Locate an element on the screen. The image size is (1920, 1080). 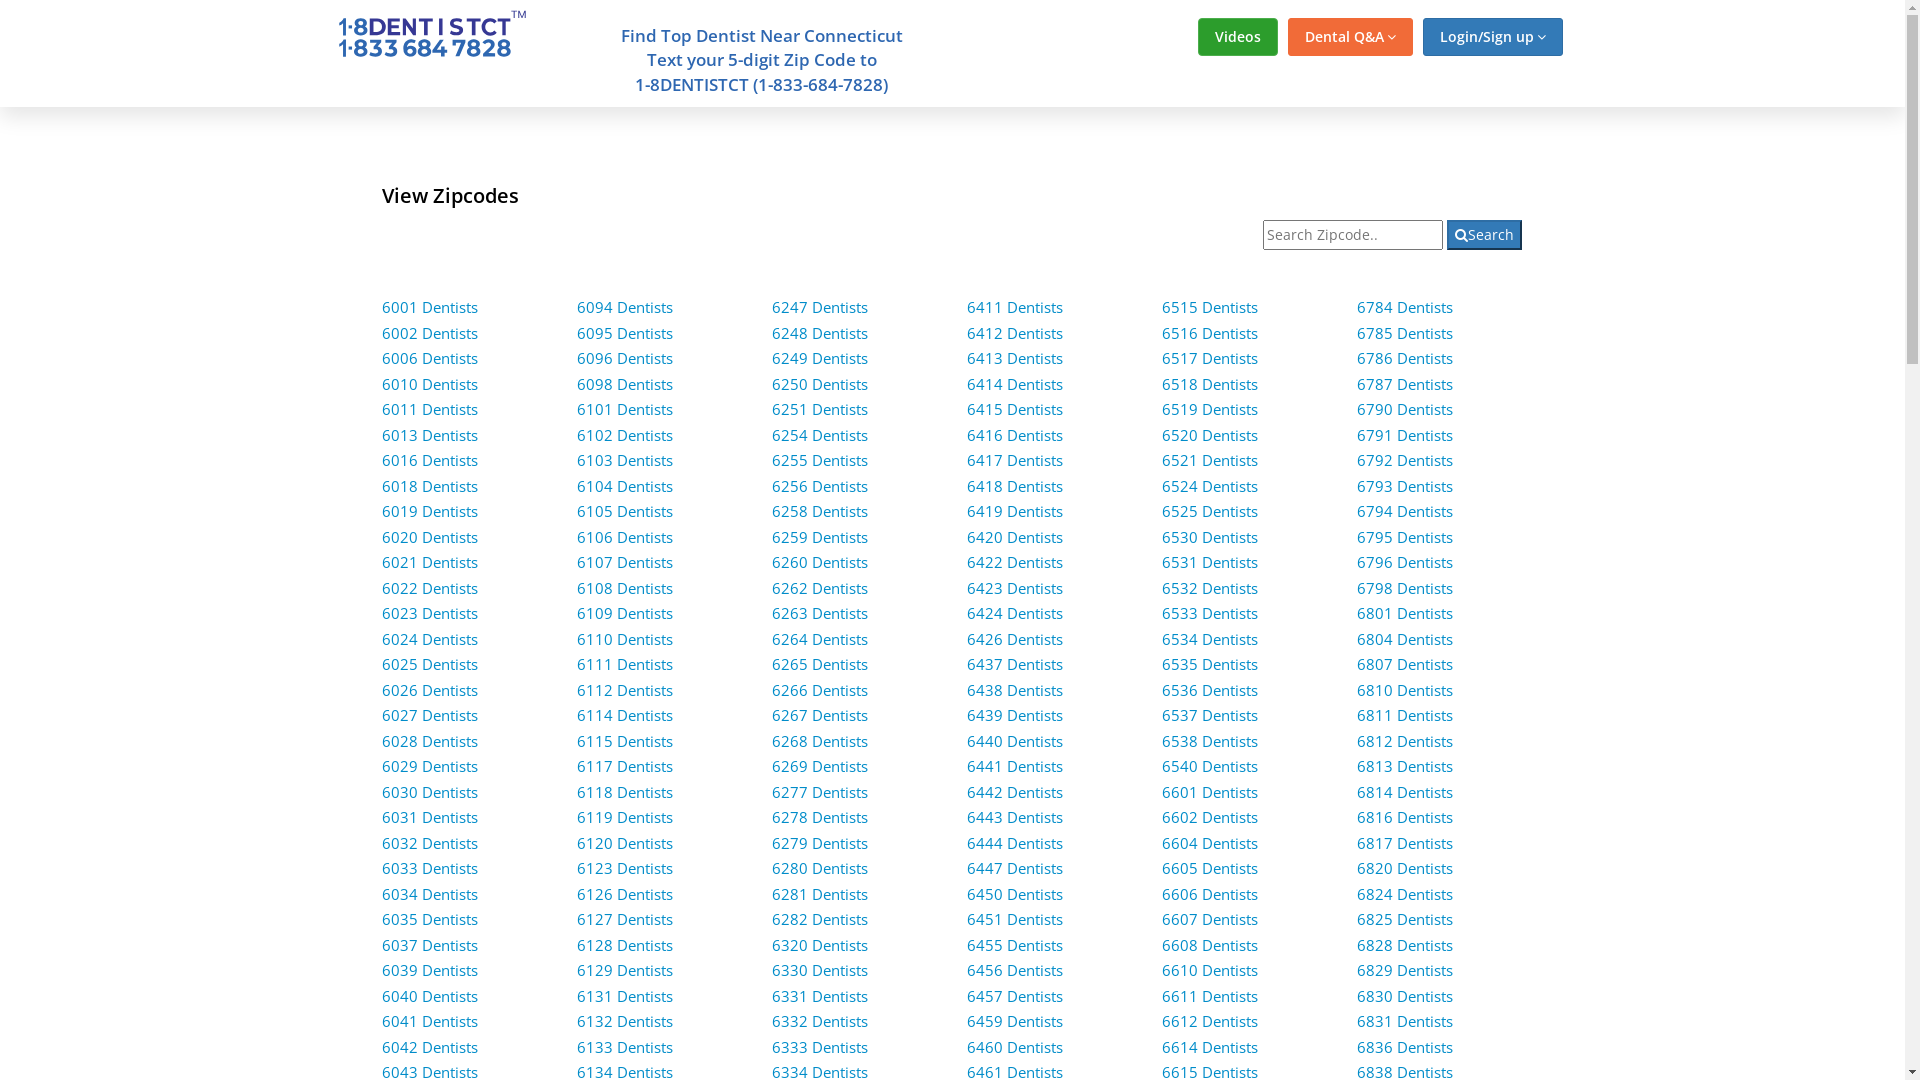
'6264 Dentists' is located at coordinates (820, 639).